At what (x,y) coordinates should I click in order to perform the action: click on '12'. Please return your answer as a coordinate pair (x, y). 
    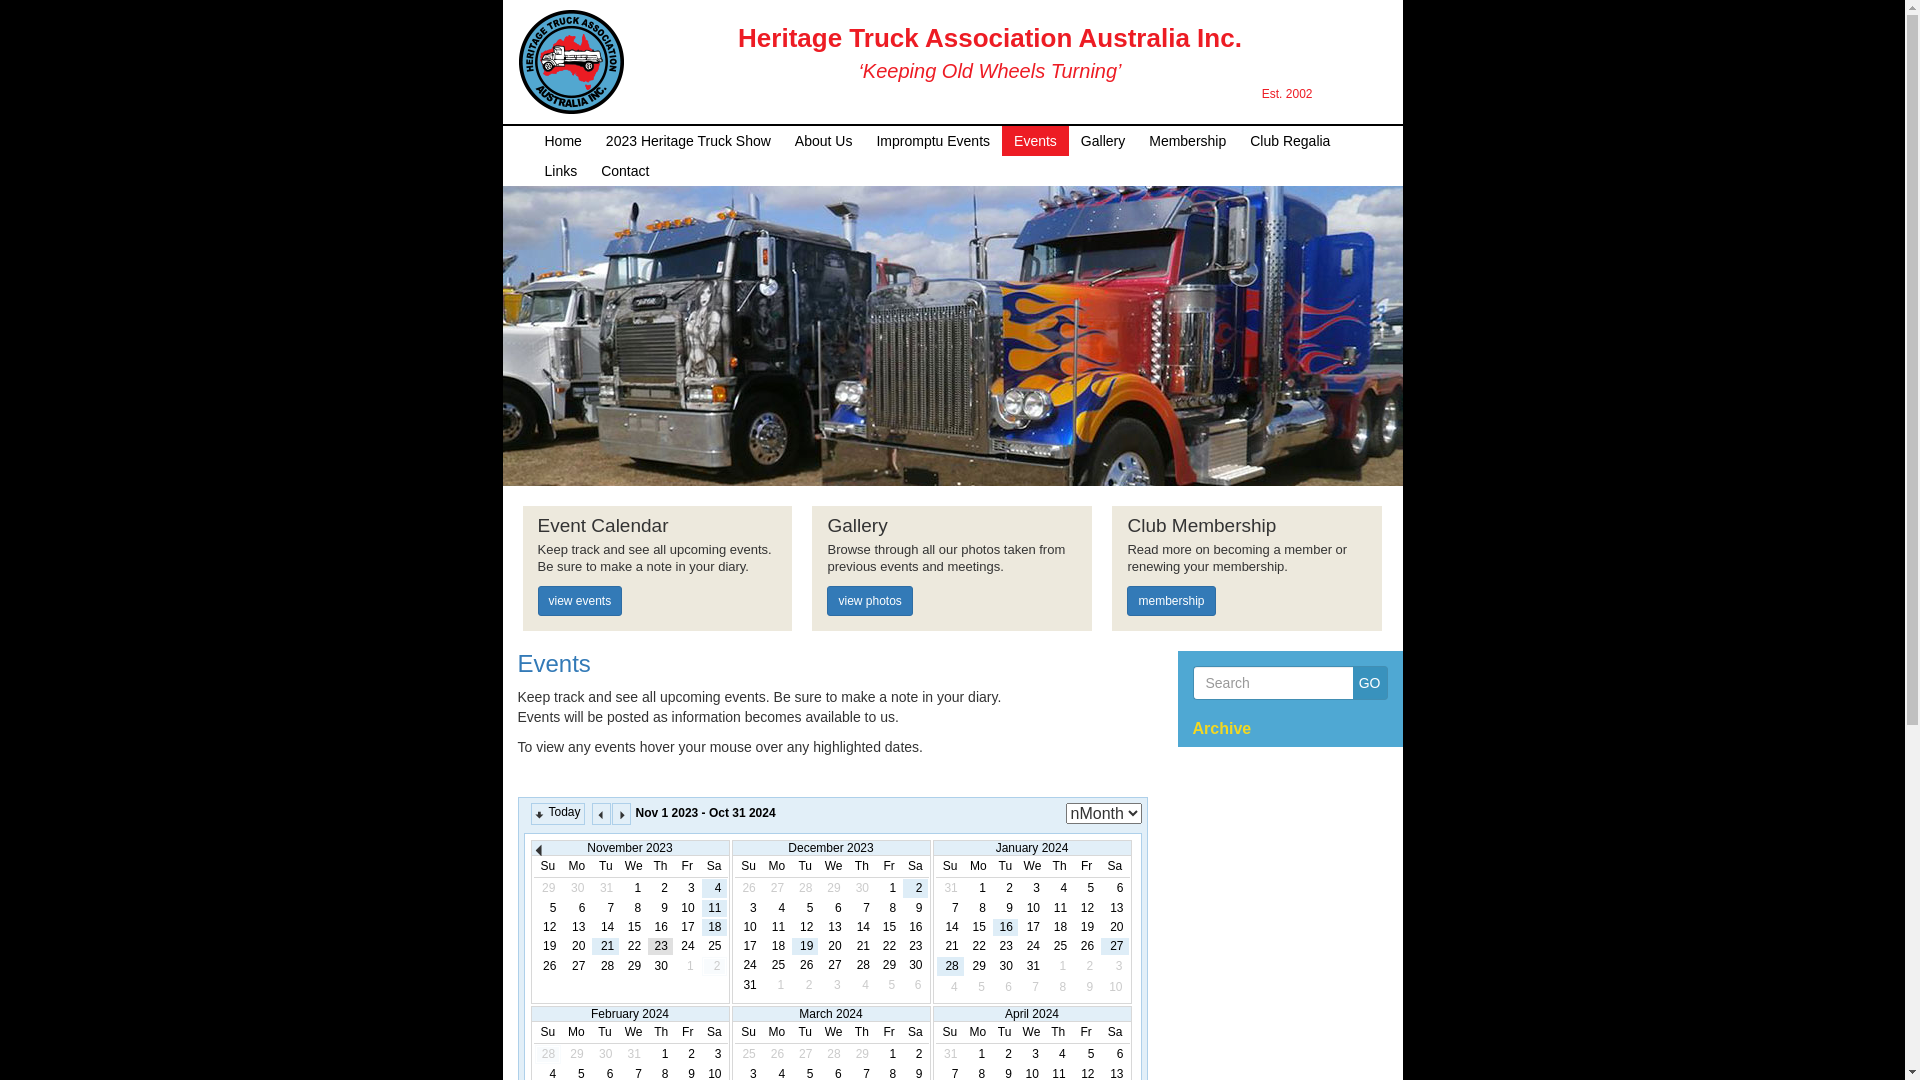
    Looking at the image, I should click on (1085, 908).